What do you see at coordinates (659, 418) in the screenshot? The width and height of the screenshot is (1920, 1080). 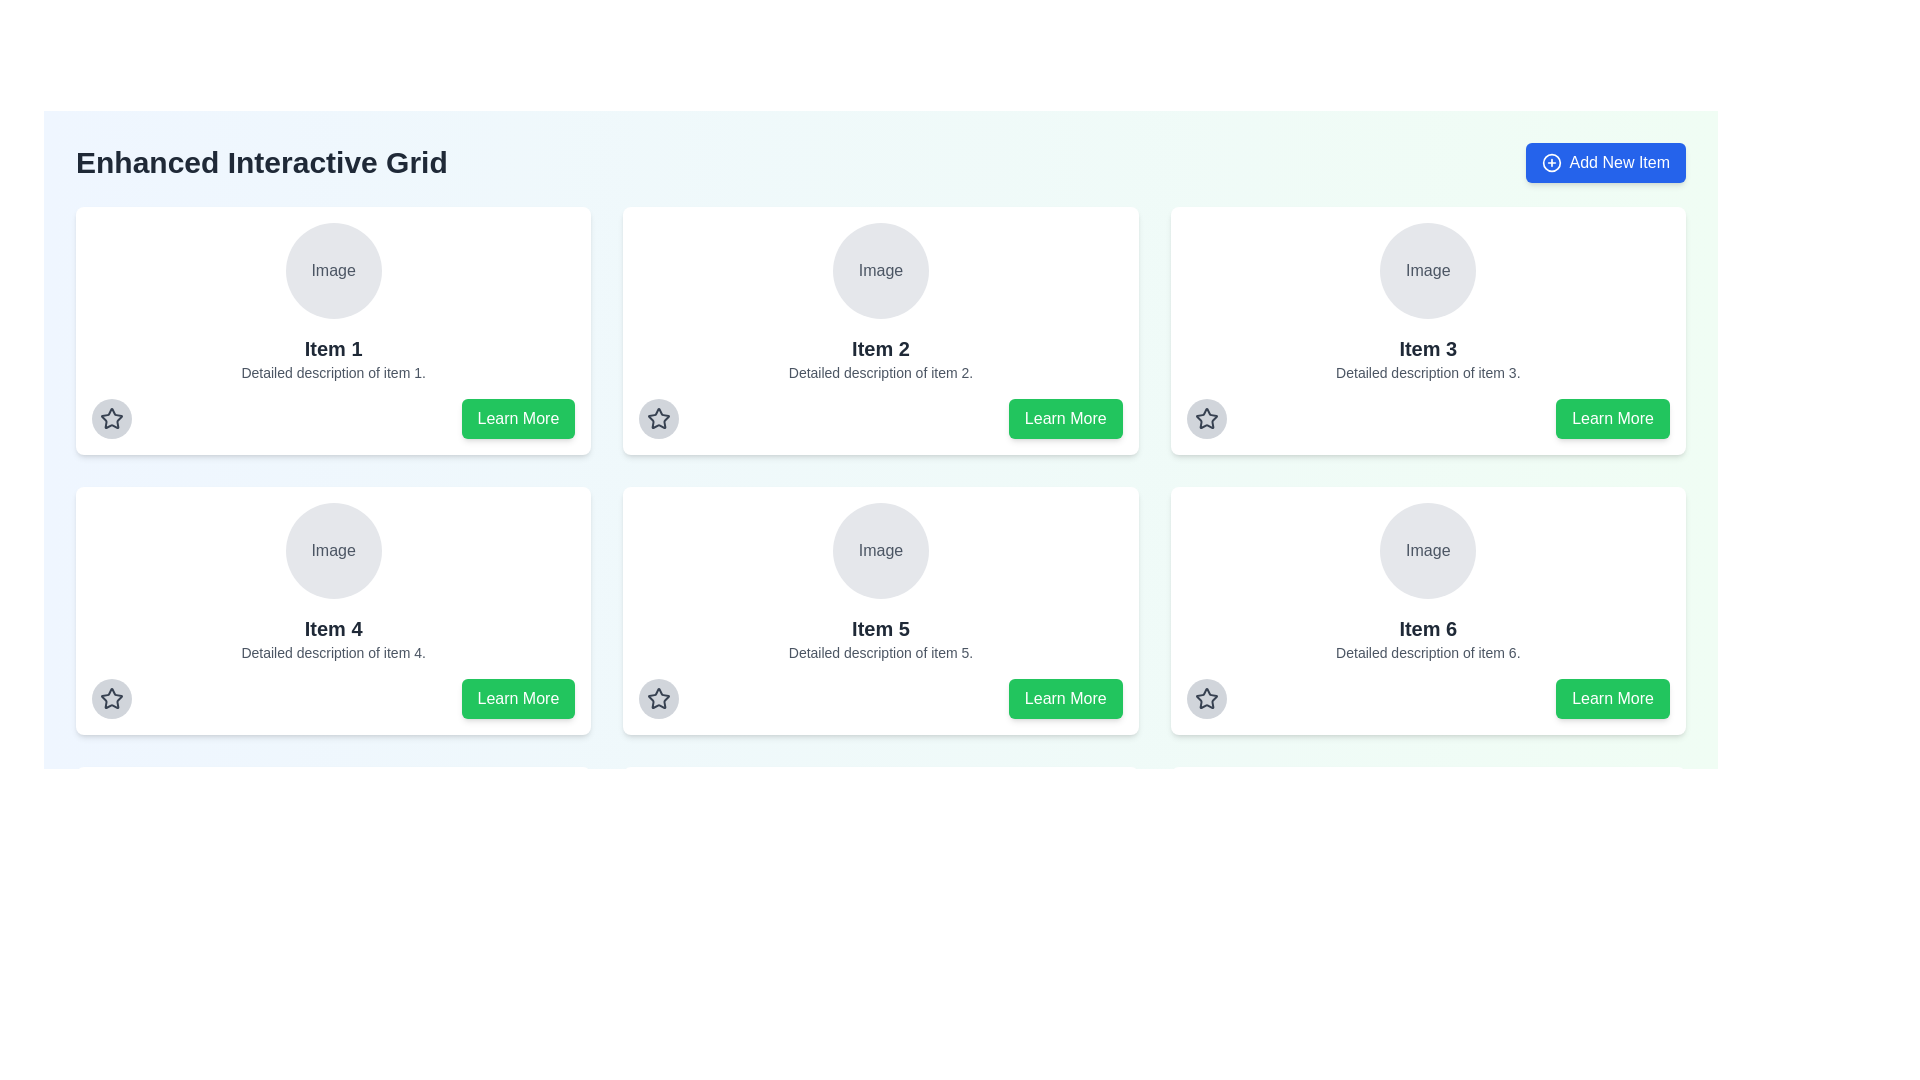 I see `the circular toggle button located in the bottom-left corner of the 'Item 2' panel` at bounding box center [659, 418].